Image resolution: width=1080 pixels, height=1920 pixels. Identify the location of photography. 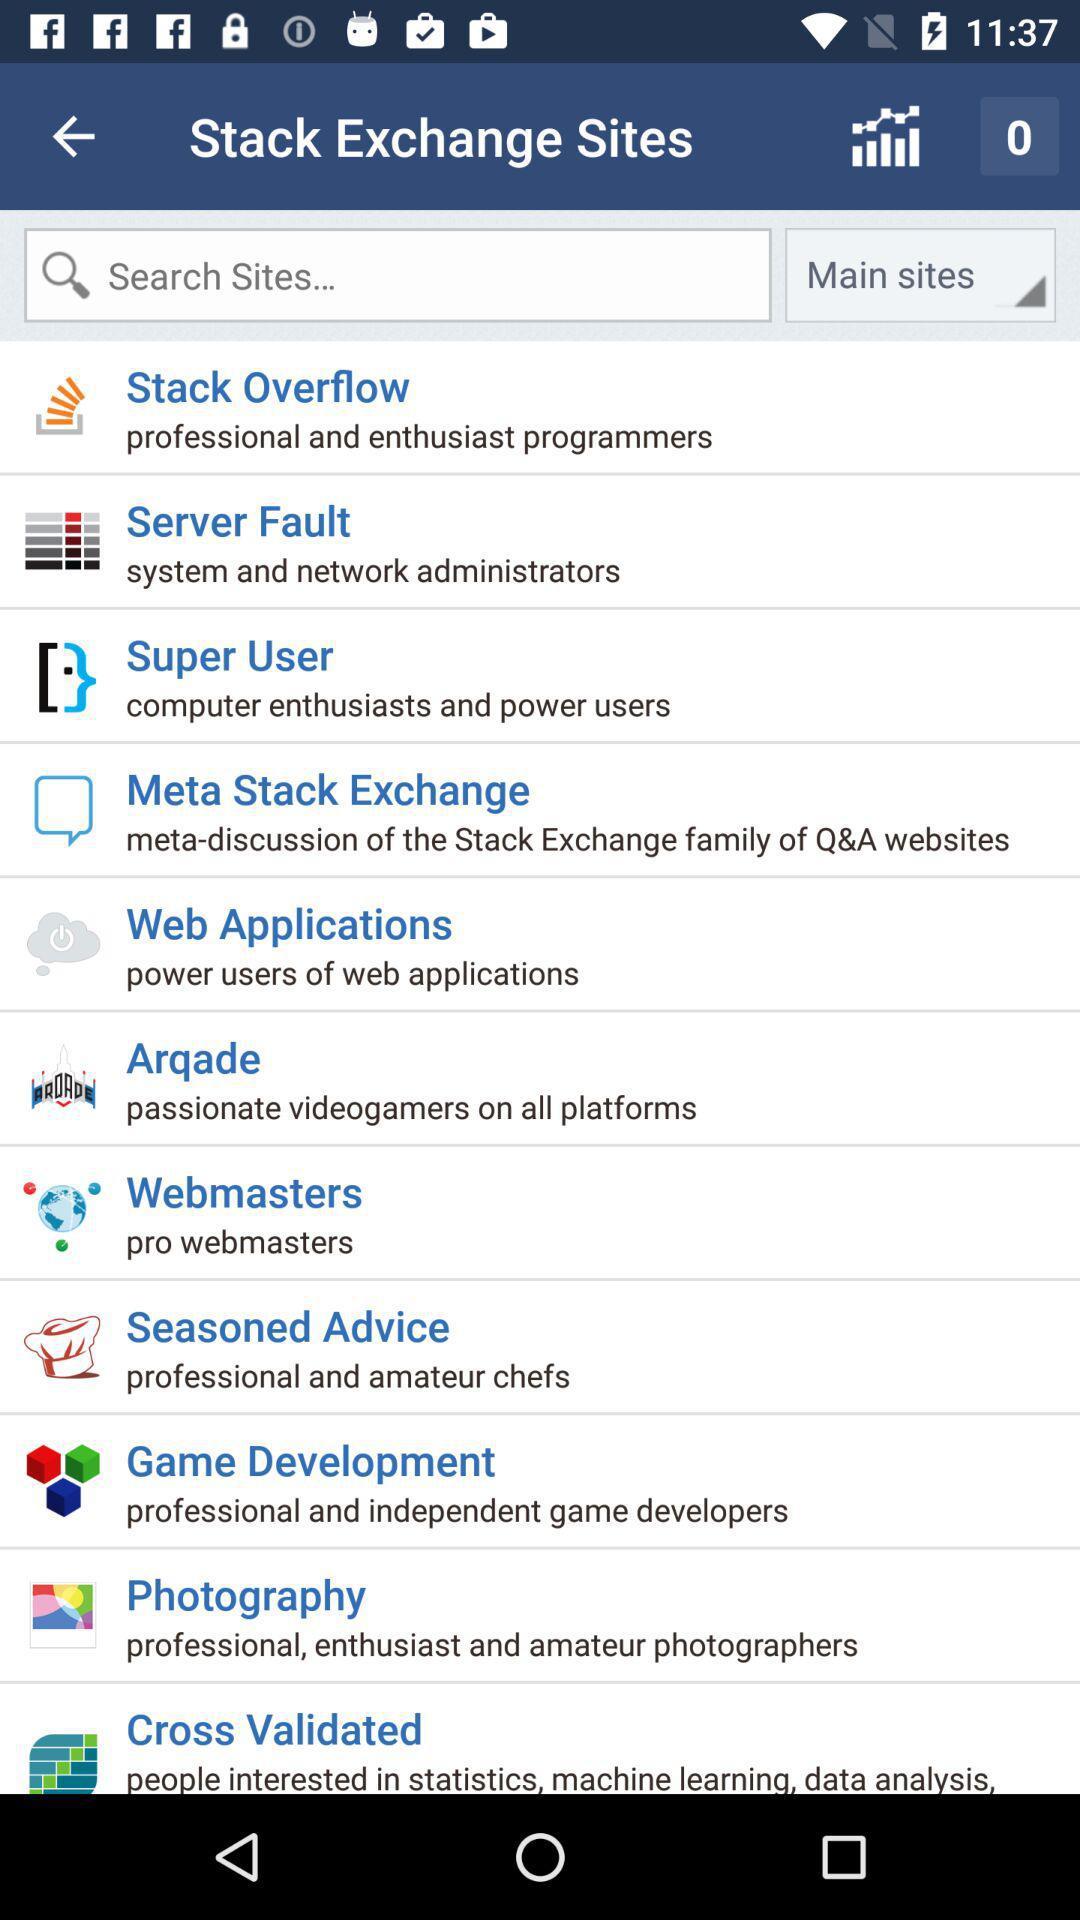
(252, 1584).